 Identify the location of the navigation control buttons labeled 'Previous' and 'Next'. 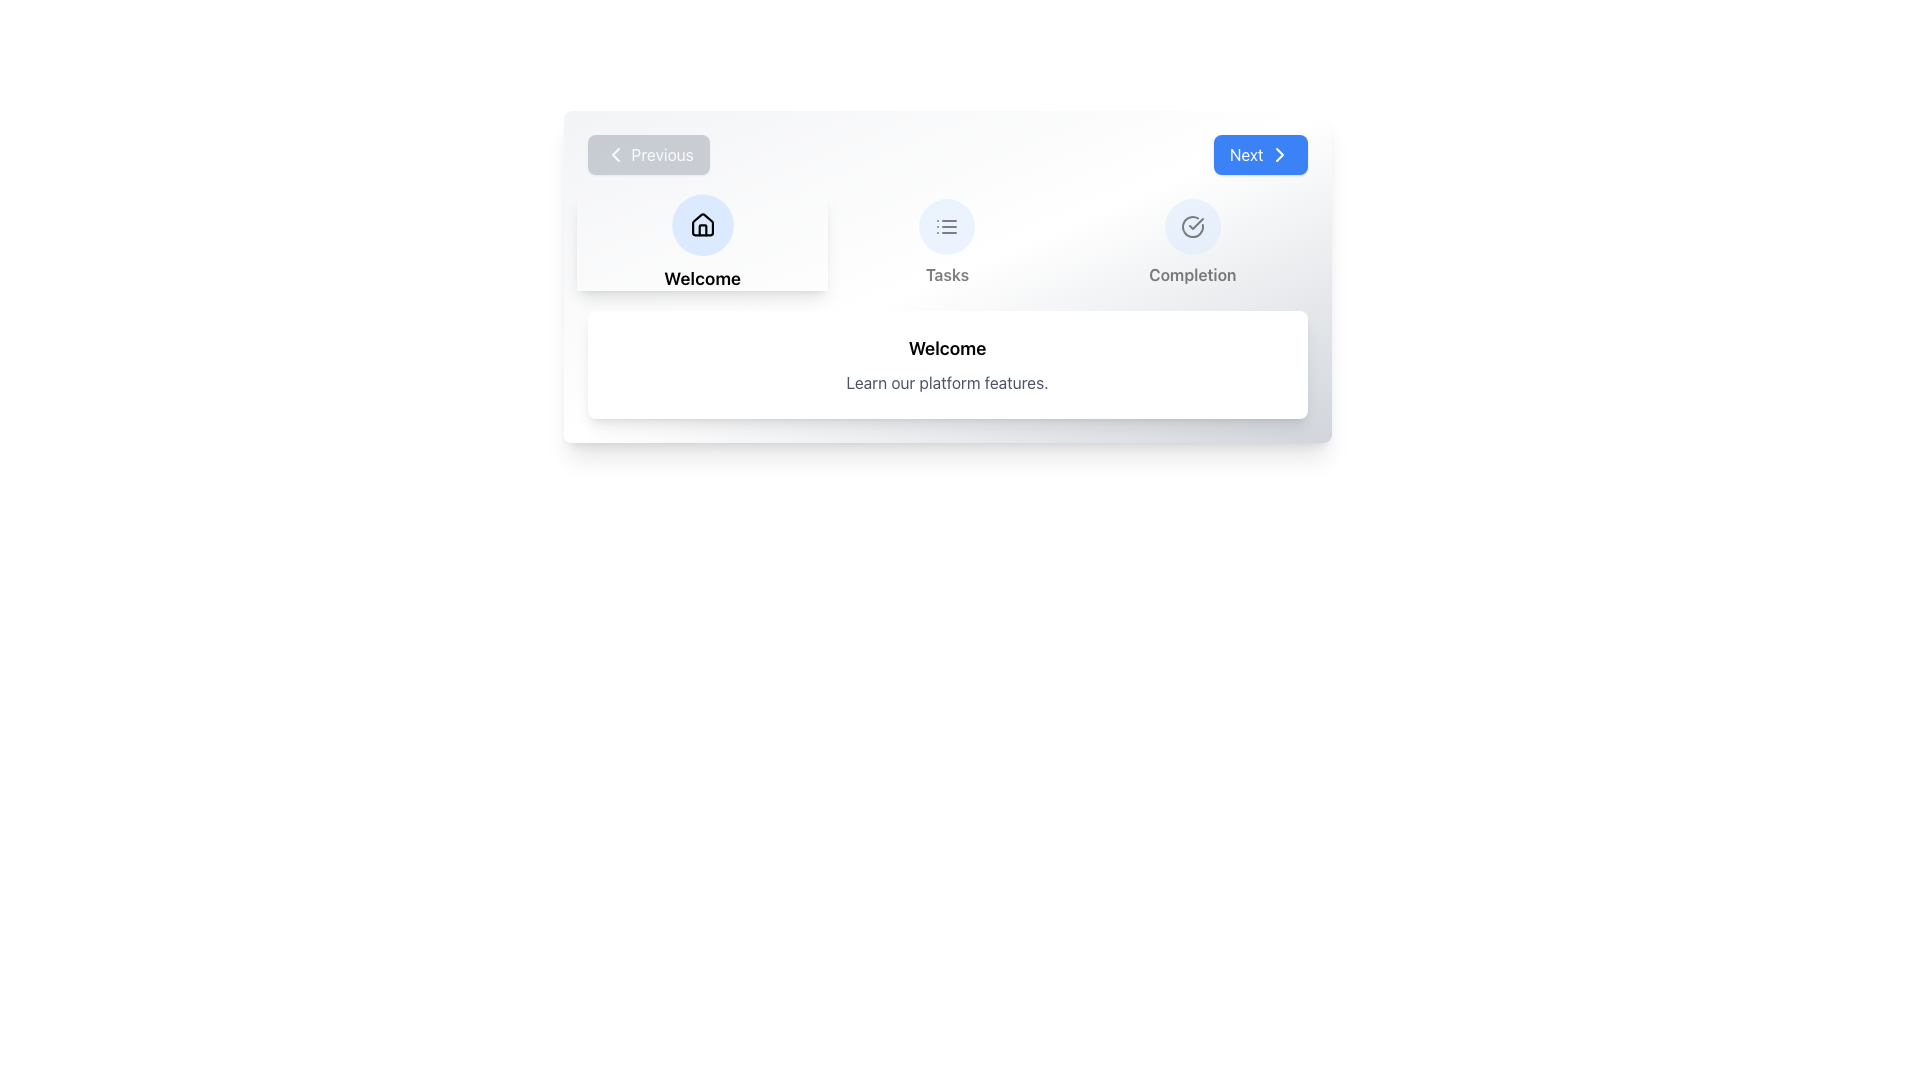
(946, 153).